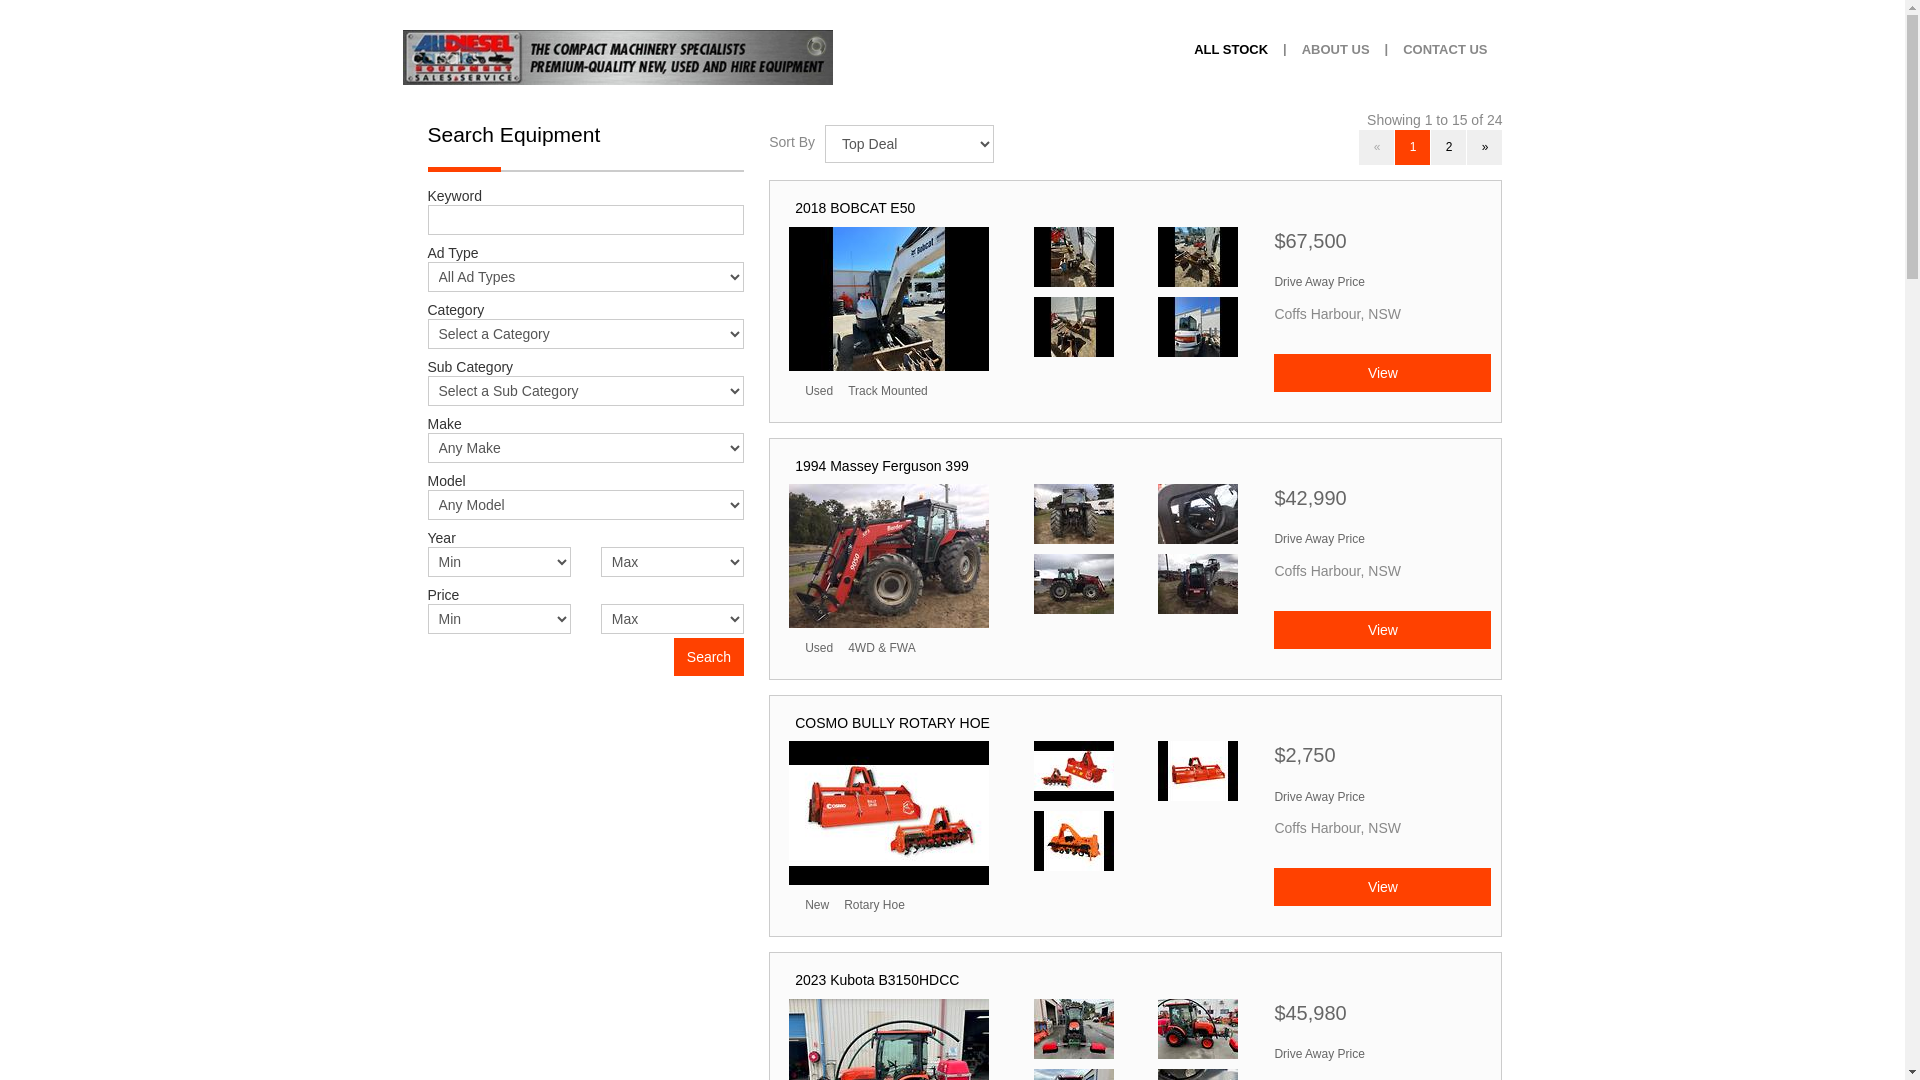 The image size is (1920, 1080). What do you see at coordinates (1444, 49) in the screenshot?
I see `'CONTACT US'` at bounding box center [1444, 49].